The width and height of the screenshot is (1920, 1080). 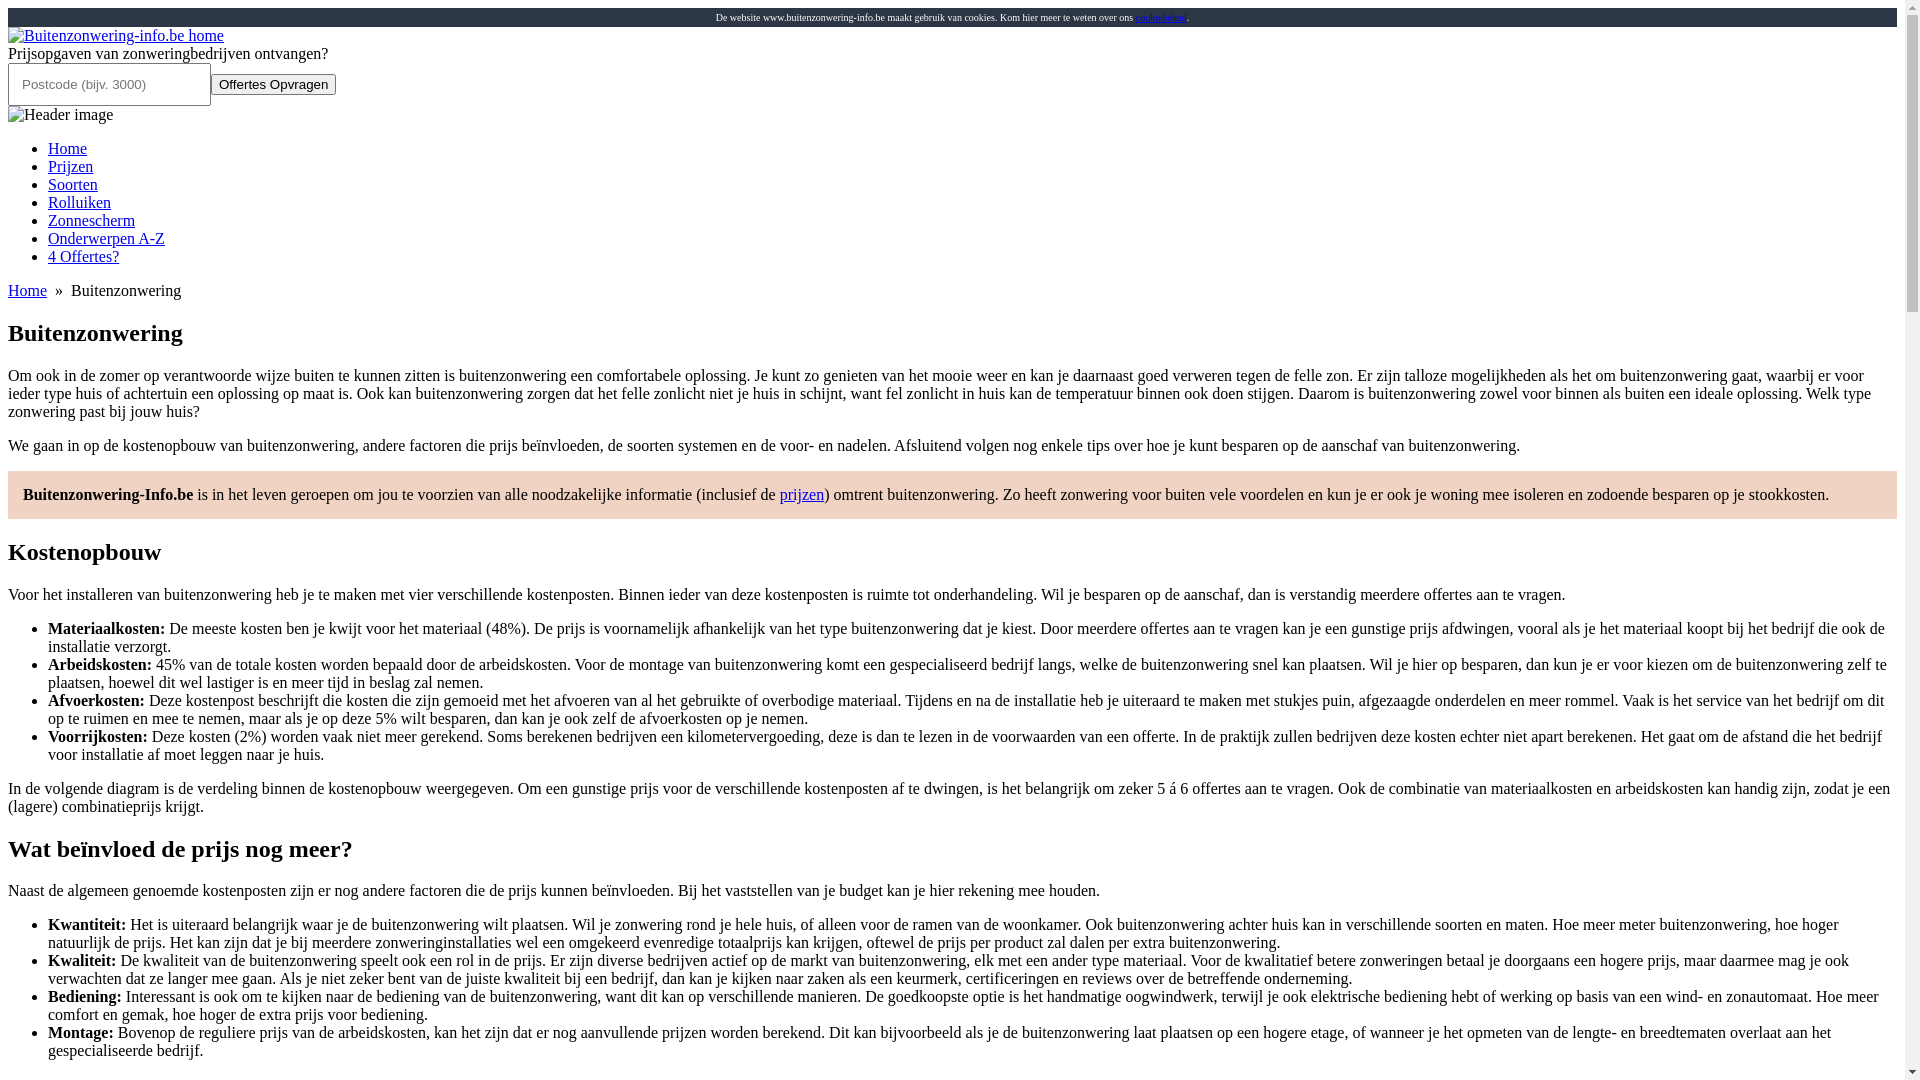 What do you see at coordinates (90, 220) in the screenshot?
I see `'Zonnescherm'` at bounding box center [90, 220].